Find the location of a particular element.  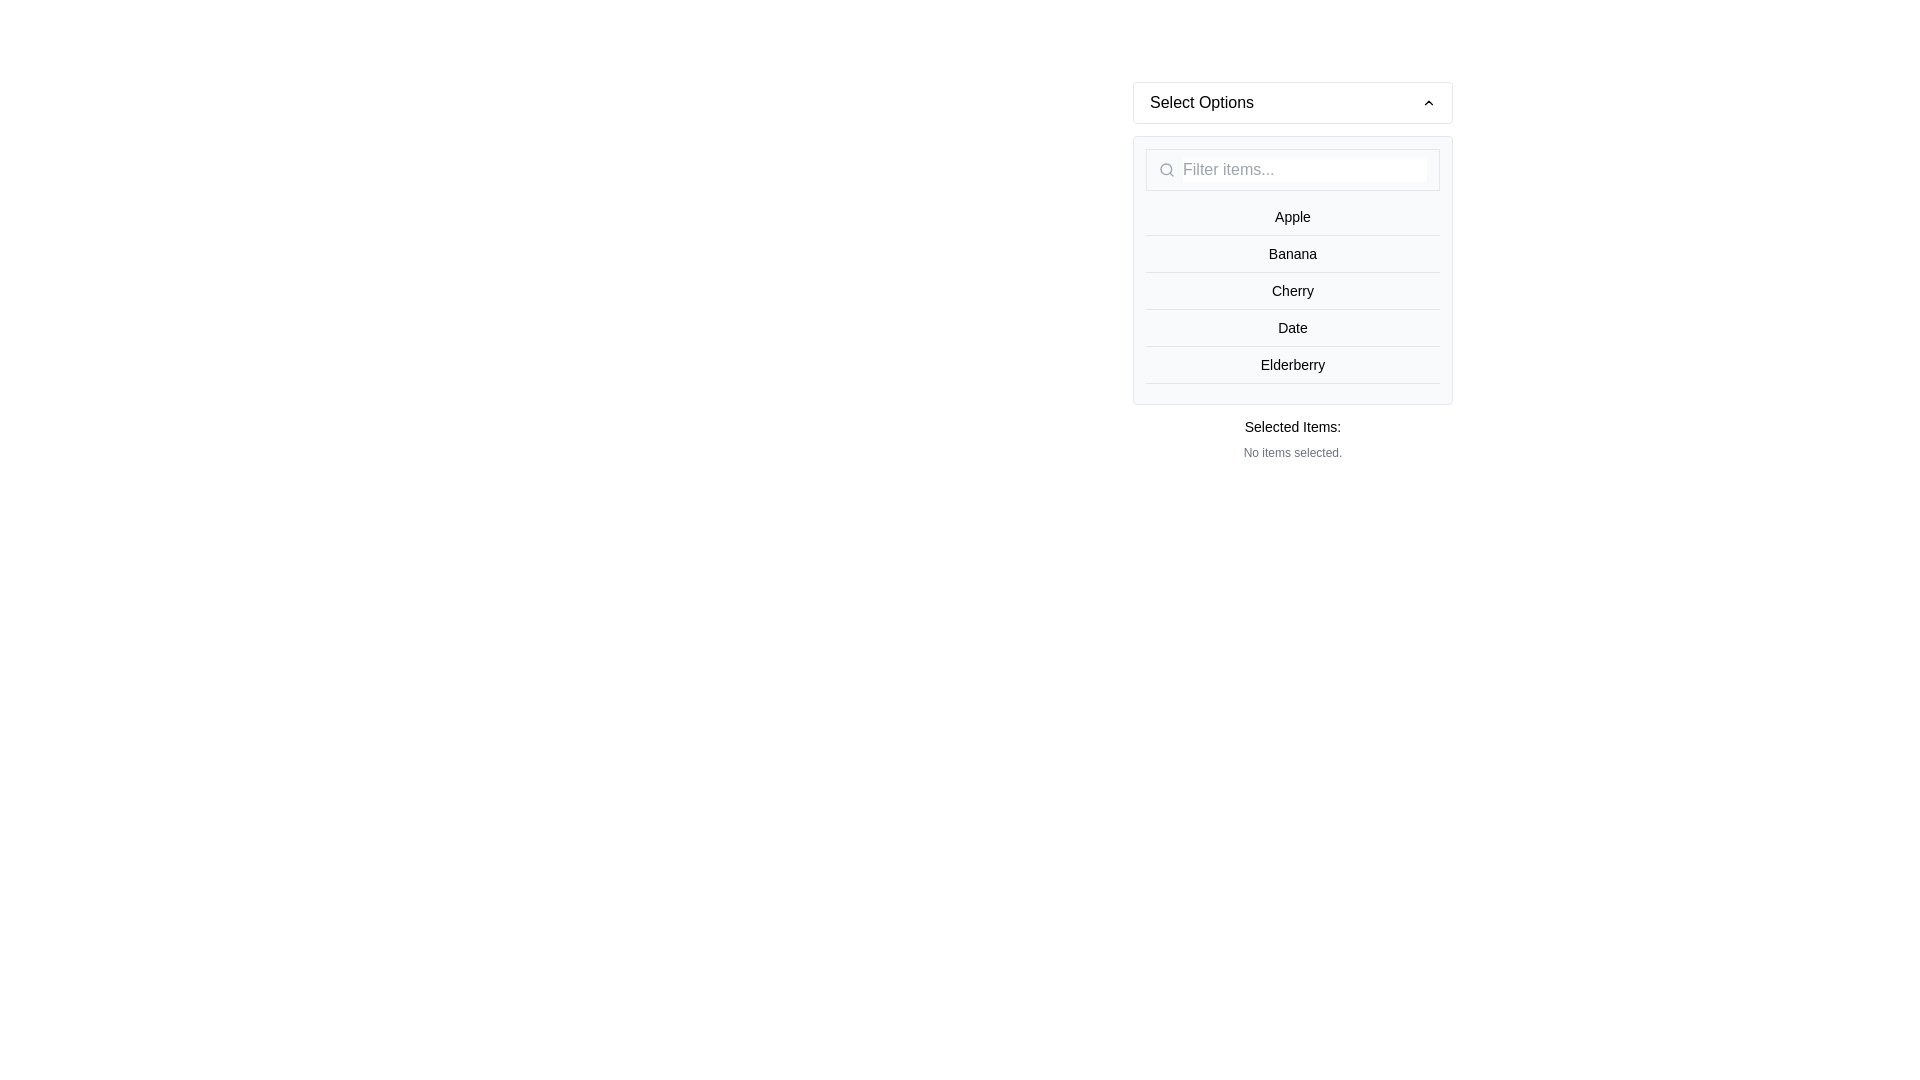

the search bar input area to focus, which is located in the upper section of the dropdown box below the dropdown title is located at coordinates (1292, 168).